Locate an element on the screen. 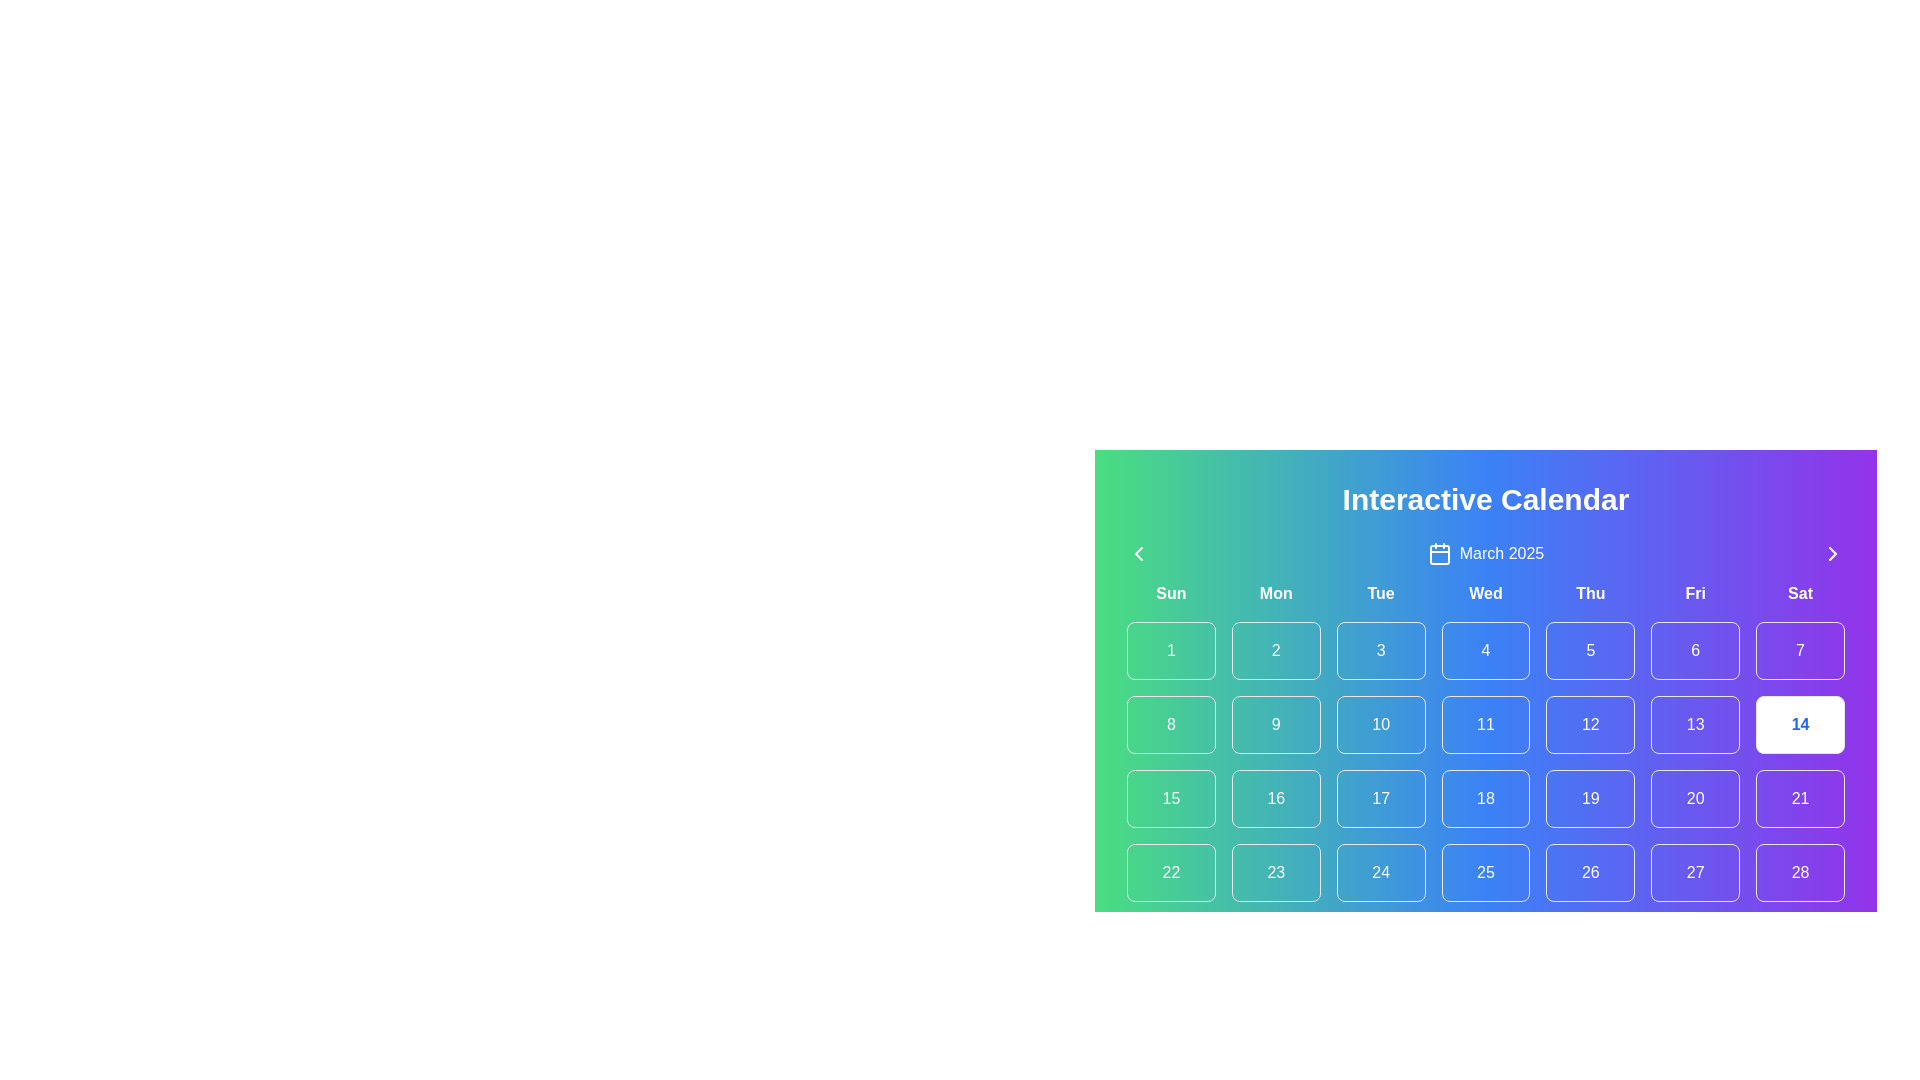 The image size is (1920, 1080). the Calendar Day Button representing Friday to trigger the hover effect is located at coordinates (1694, 651).